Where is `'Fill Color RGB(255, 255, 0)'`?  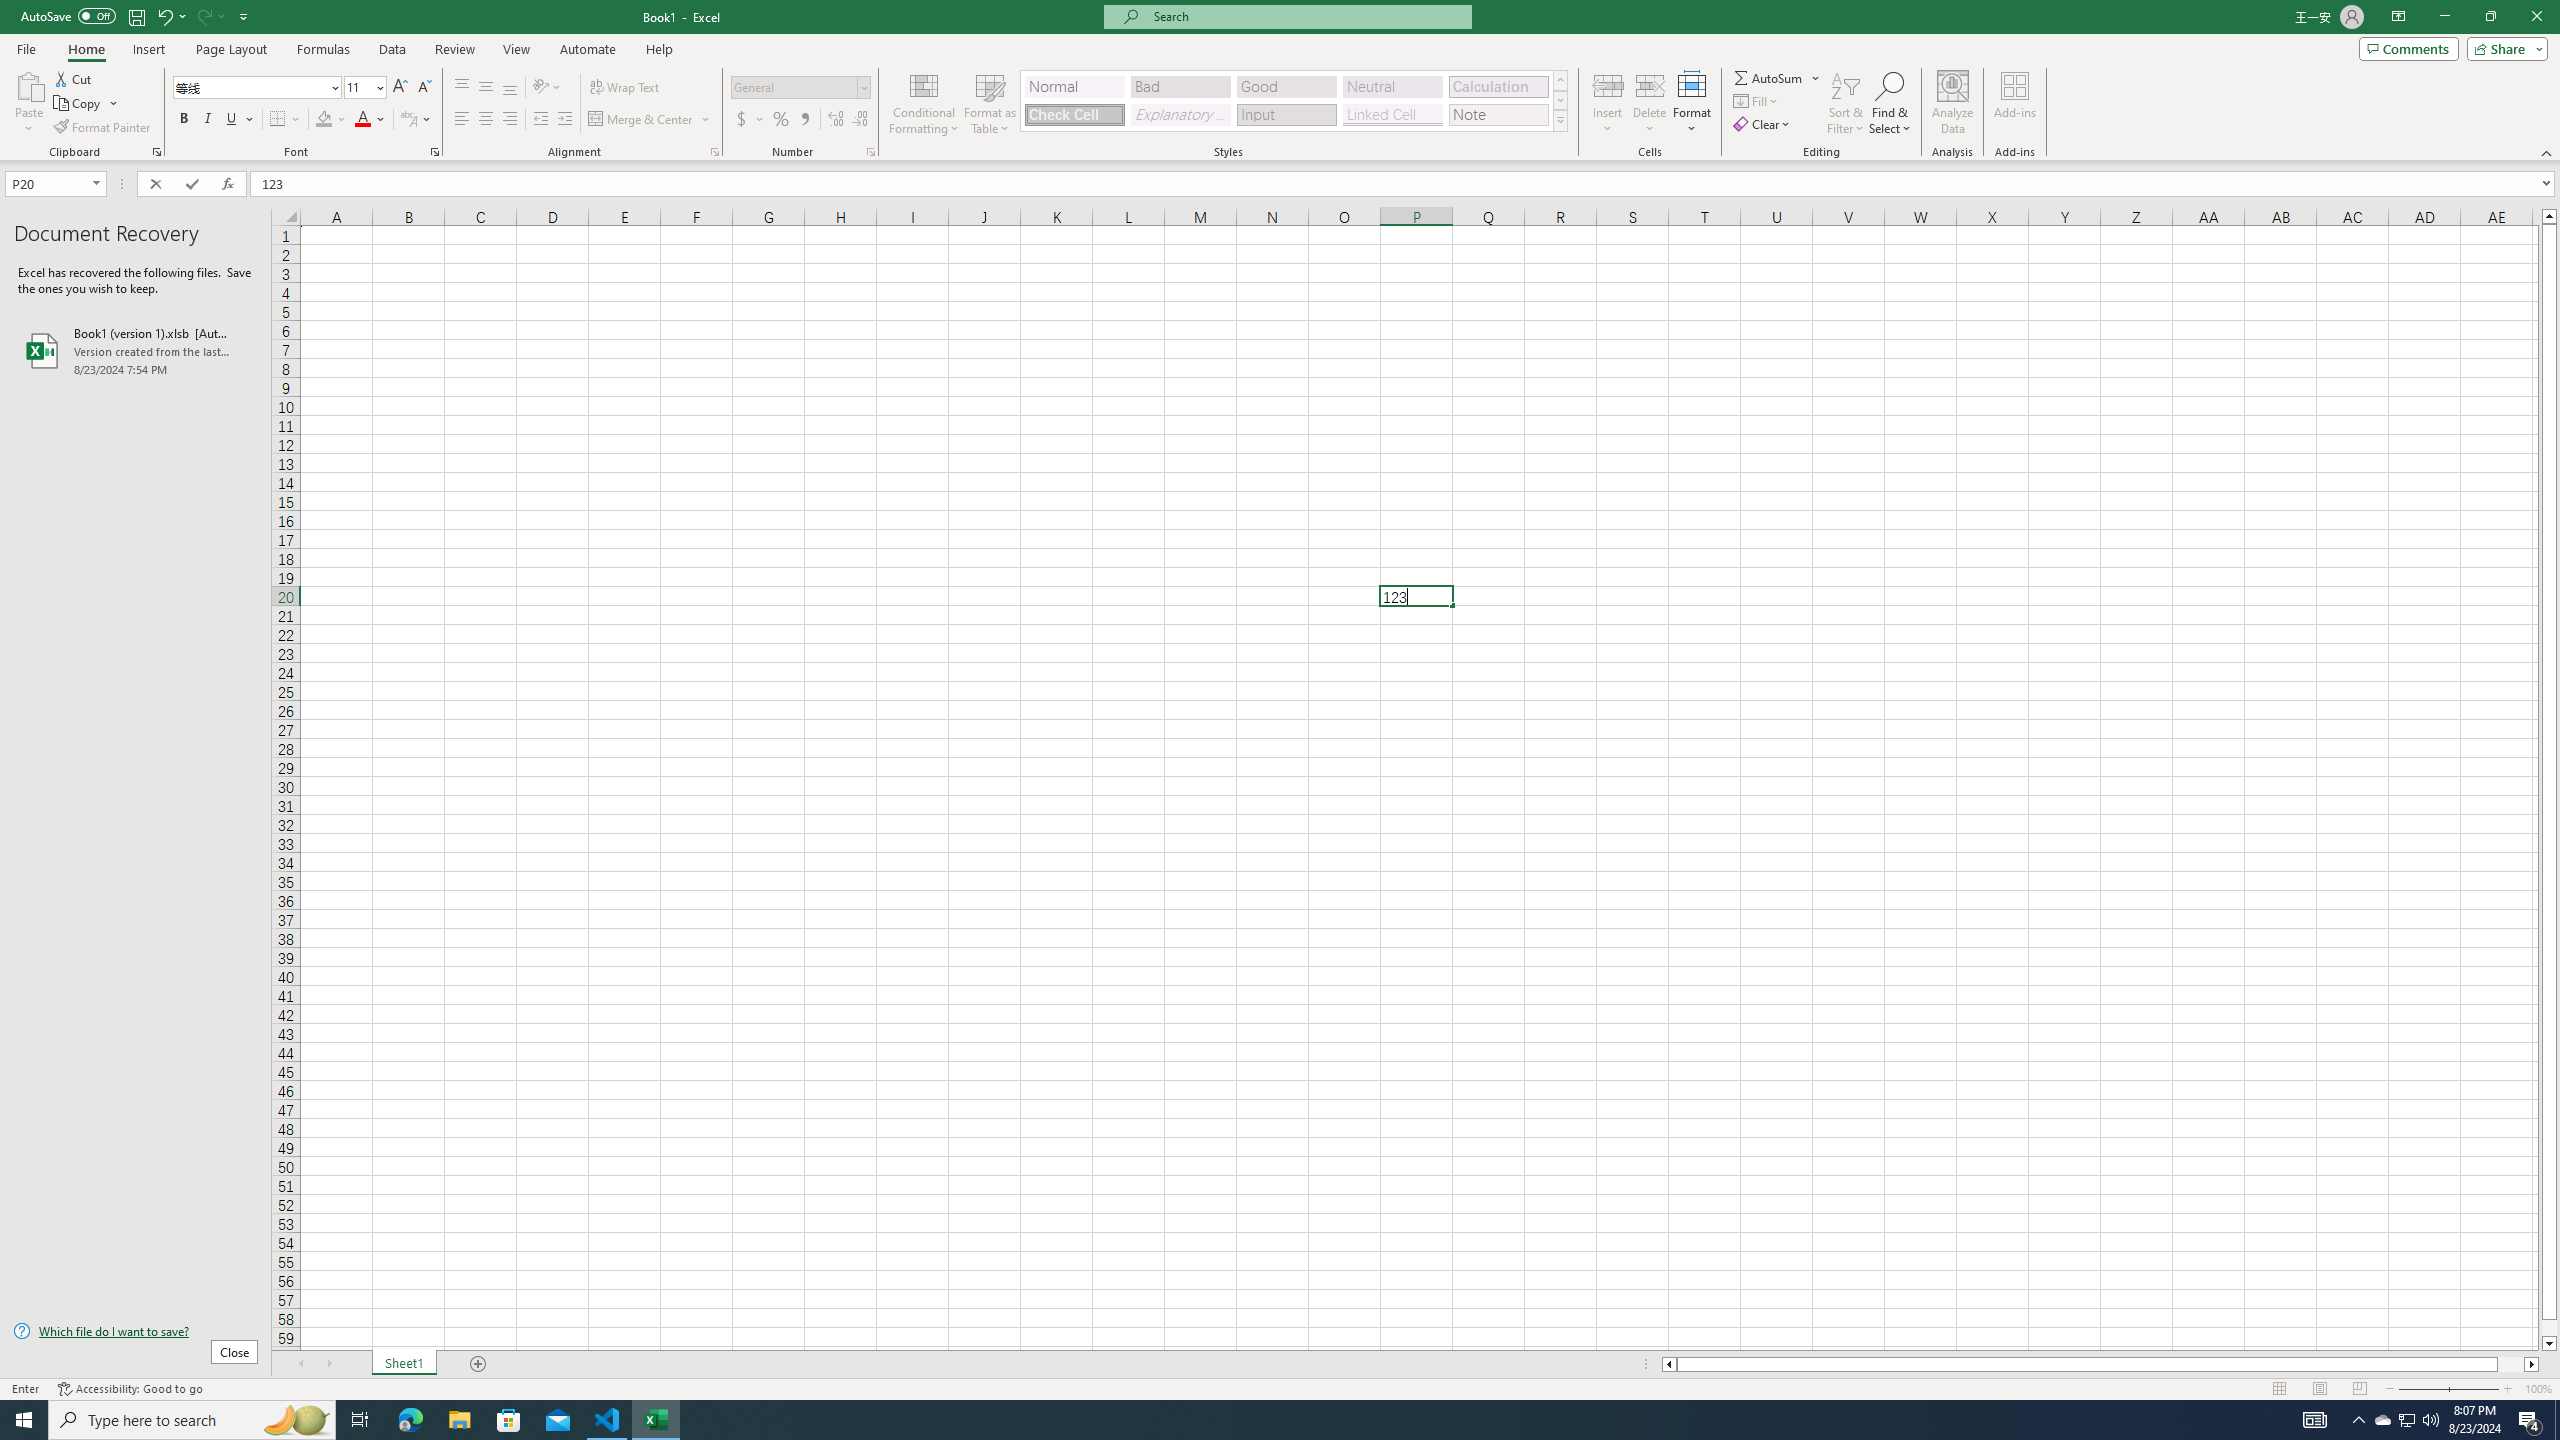 'Fill Color RGB(255, 255, 0)' is located at coordinates (322, 118).